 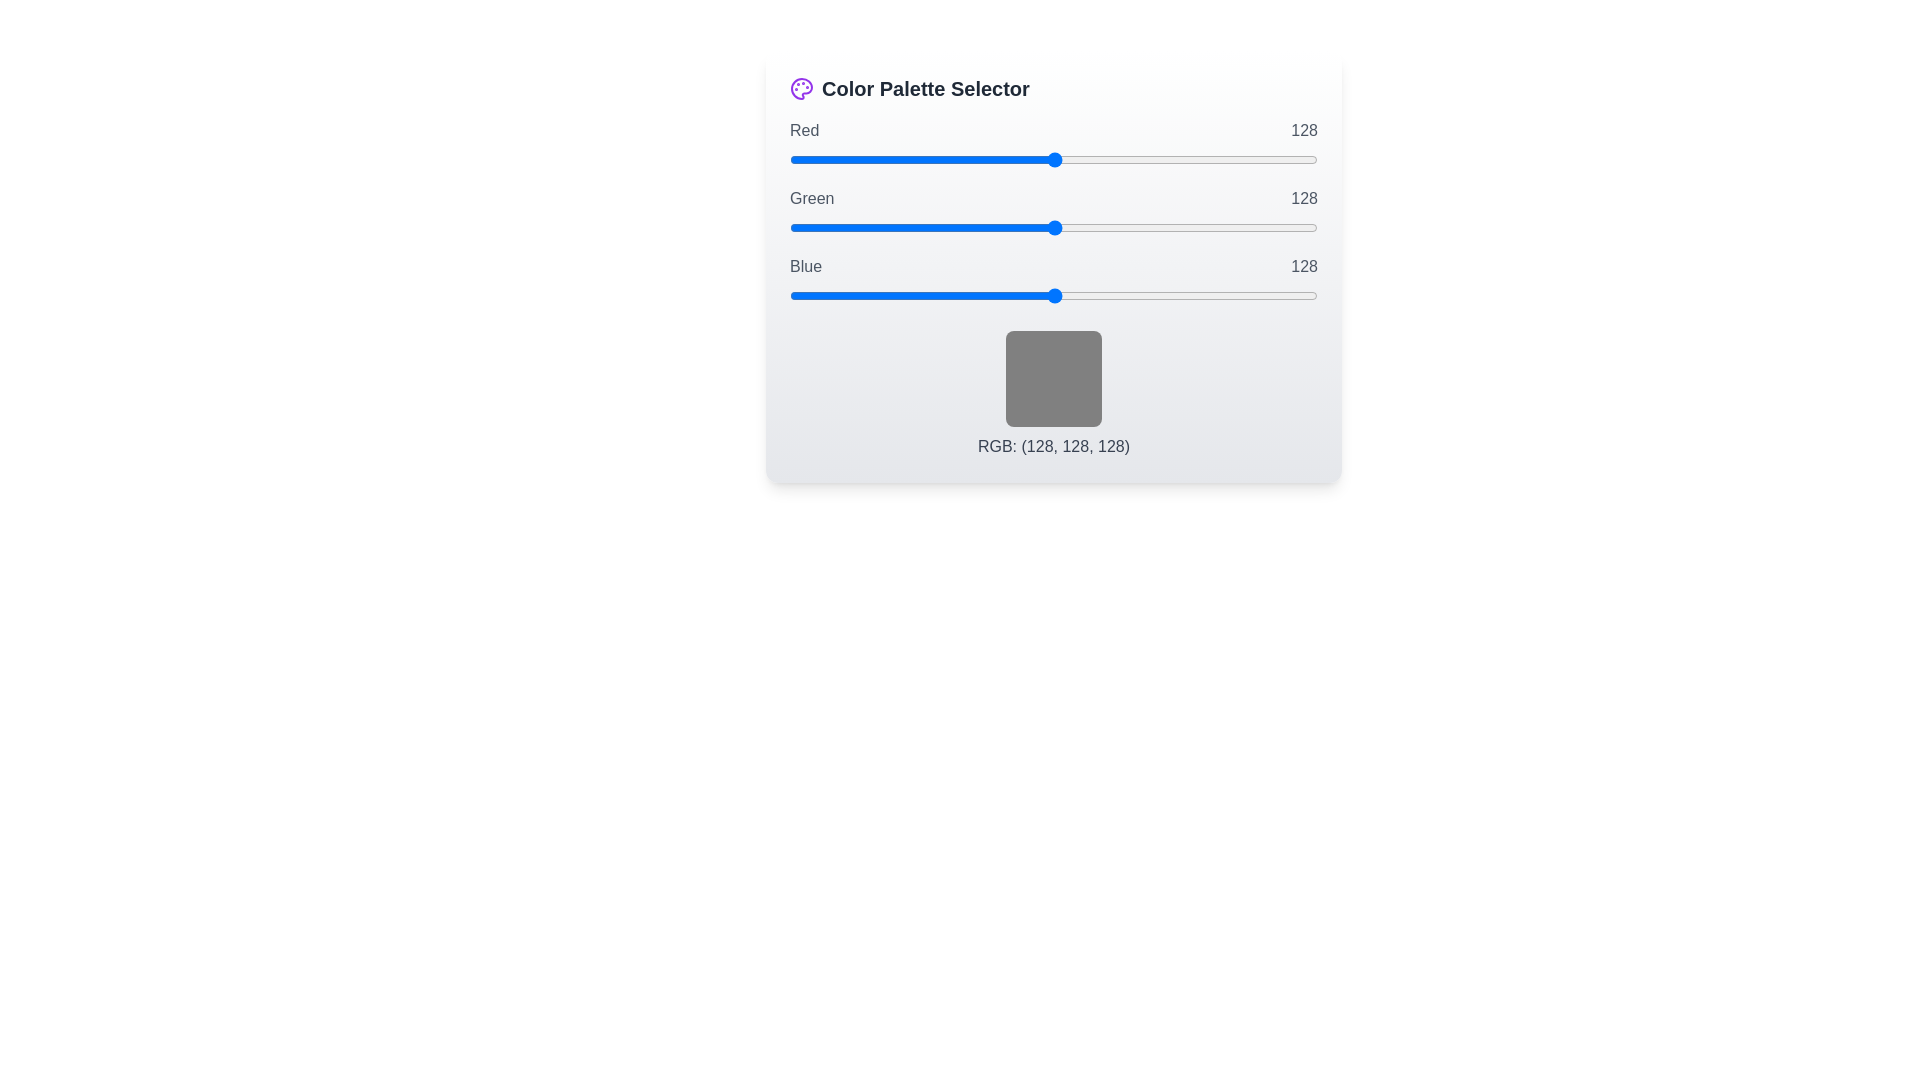 What do you see at coordinates (1001, 226) in the screenshot?
I see `the green slider to set its value to 102` at bounding box center [1001, 226].